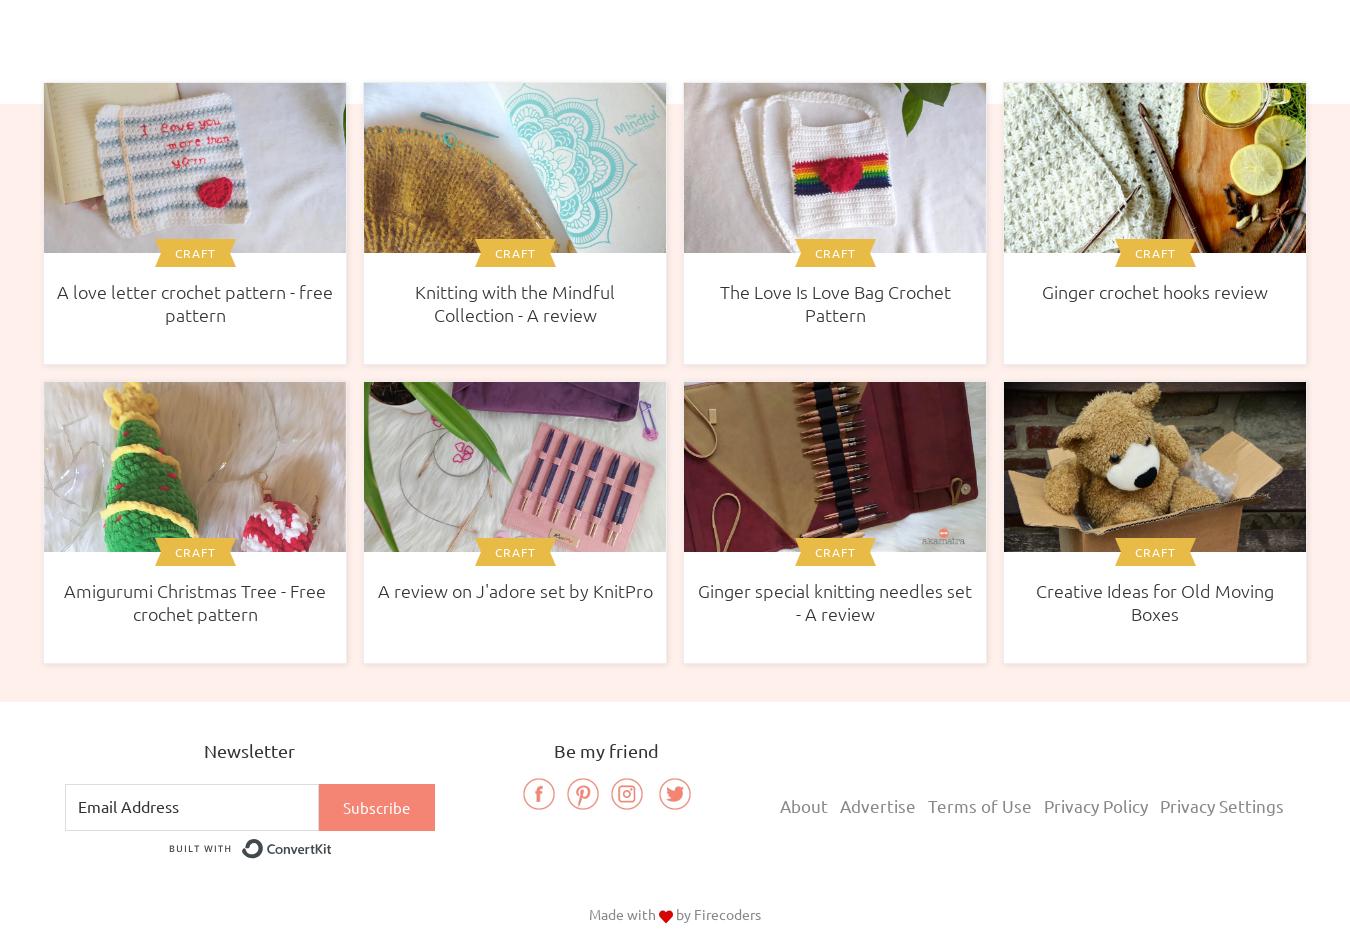  What do you see at coordinates (376, 806) in the screenshot?
I see `'Subscribe'` at bounding box center [376, 806].